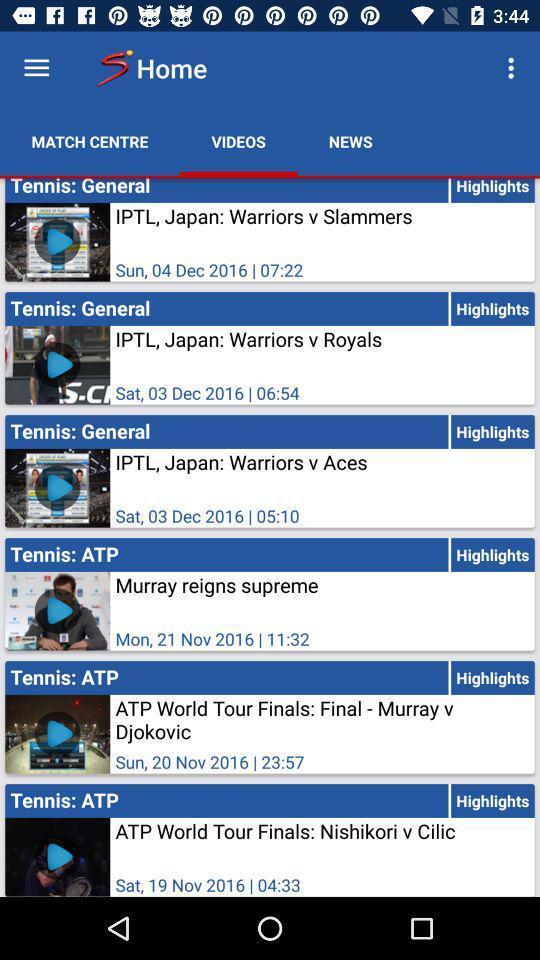 The image size is (540, 960). I want to click on the icon above the highlights icon, so click(513, 68).